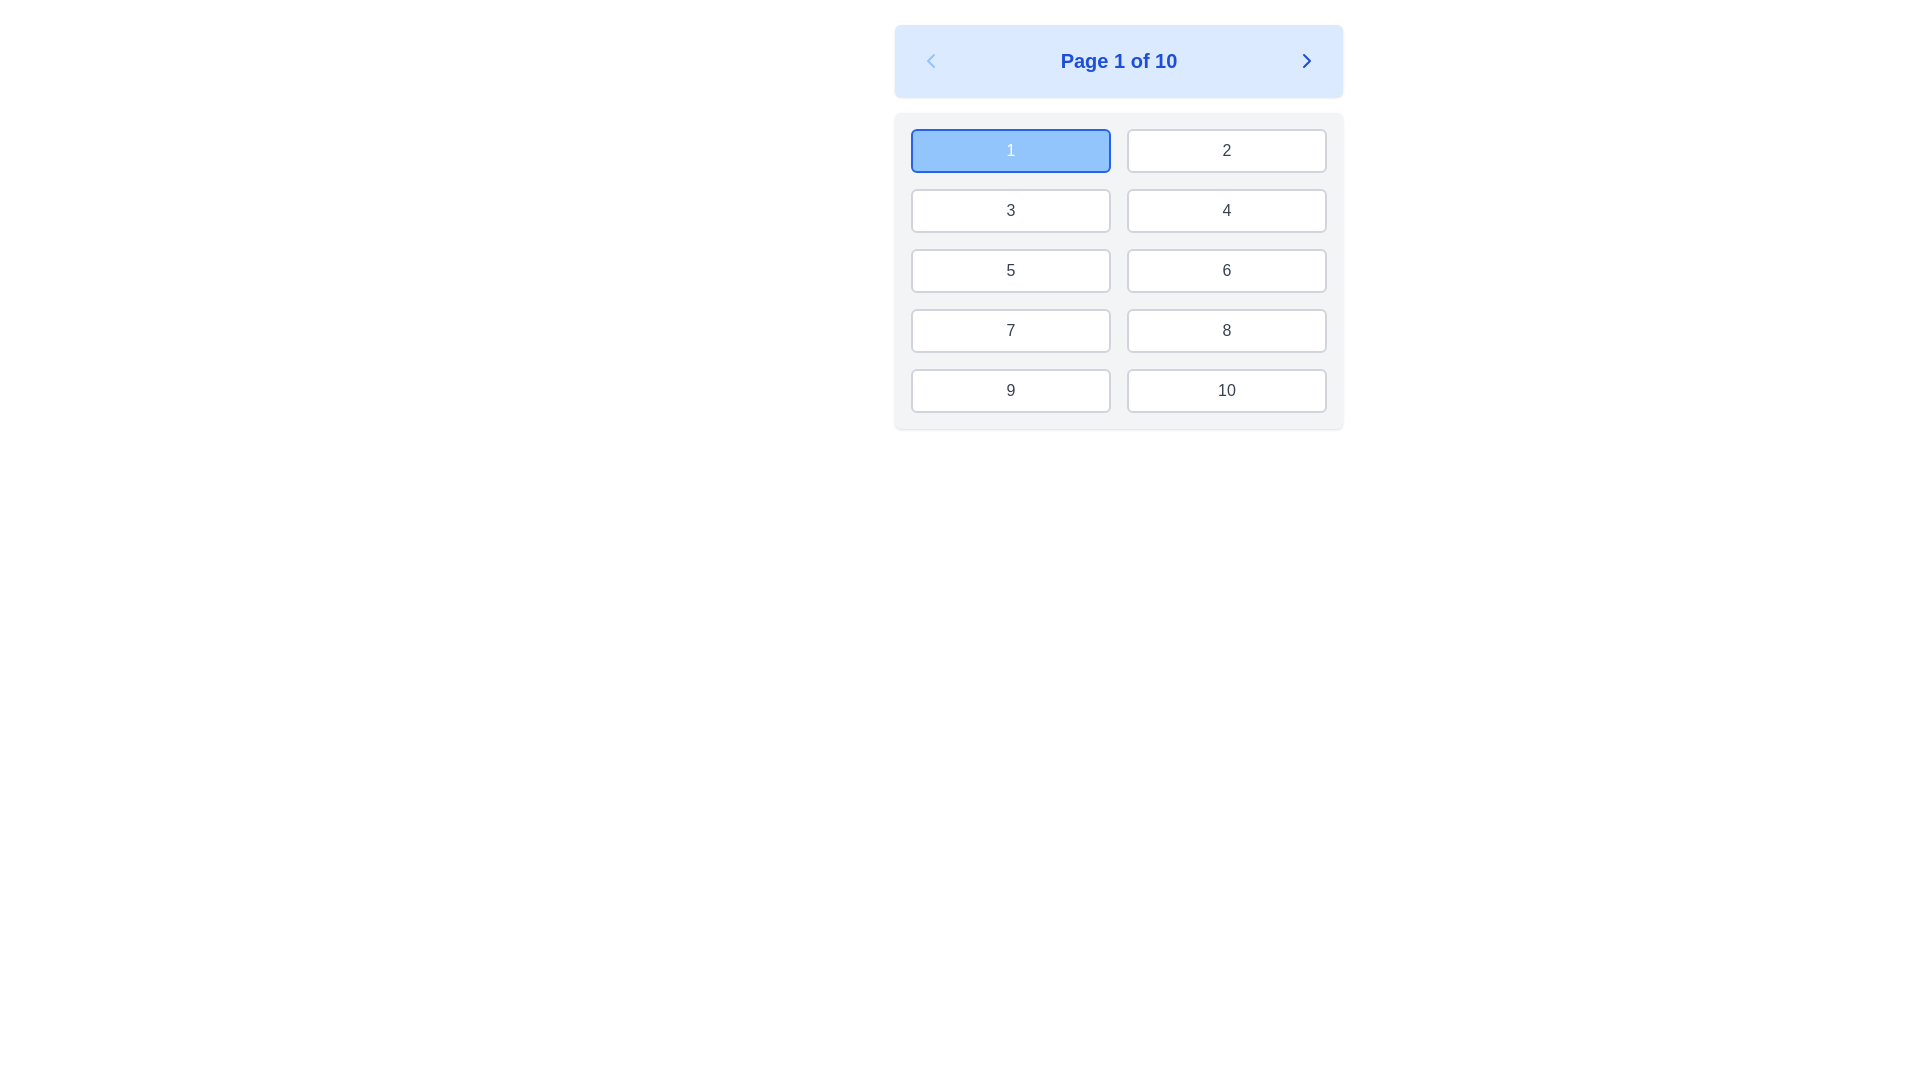 Image resolution: width=1920 pixels, height=1080 pixels. Describe the element at coordinates (1226, 390) in the screenshot. I see `the rectangular button labeled '10' with a white background and gray border located in the bottom right of the grid layout on 'Page 1 of 10'` at that location.